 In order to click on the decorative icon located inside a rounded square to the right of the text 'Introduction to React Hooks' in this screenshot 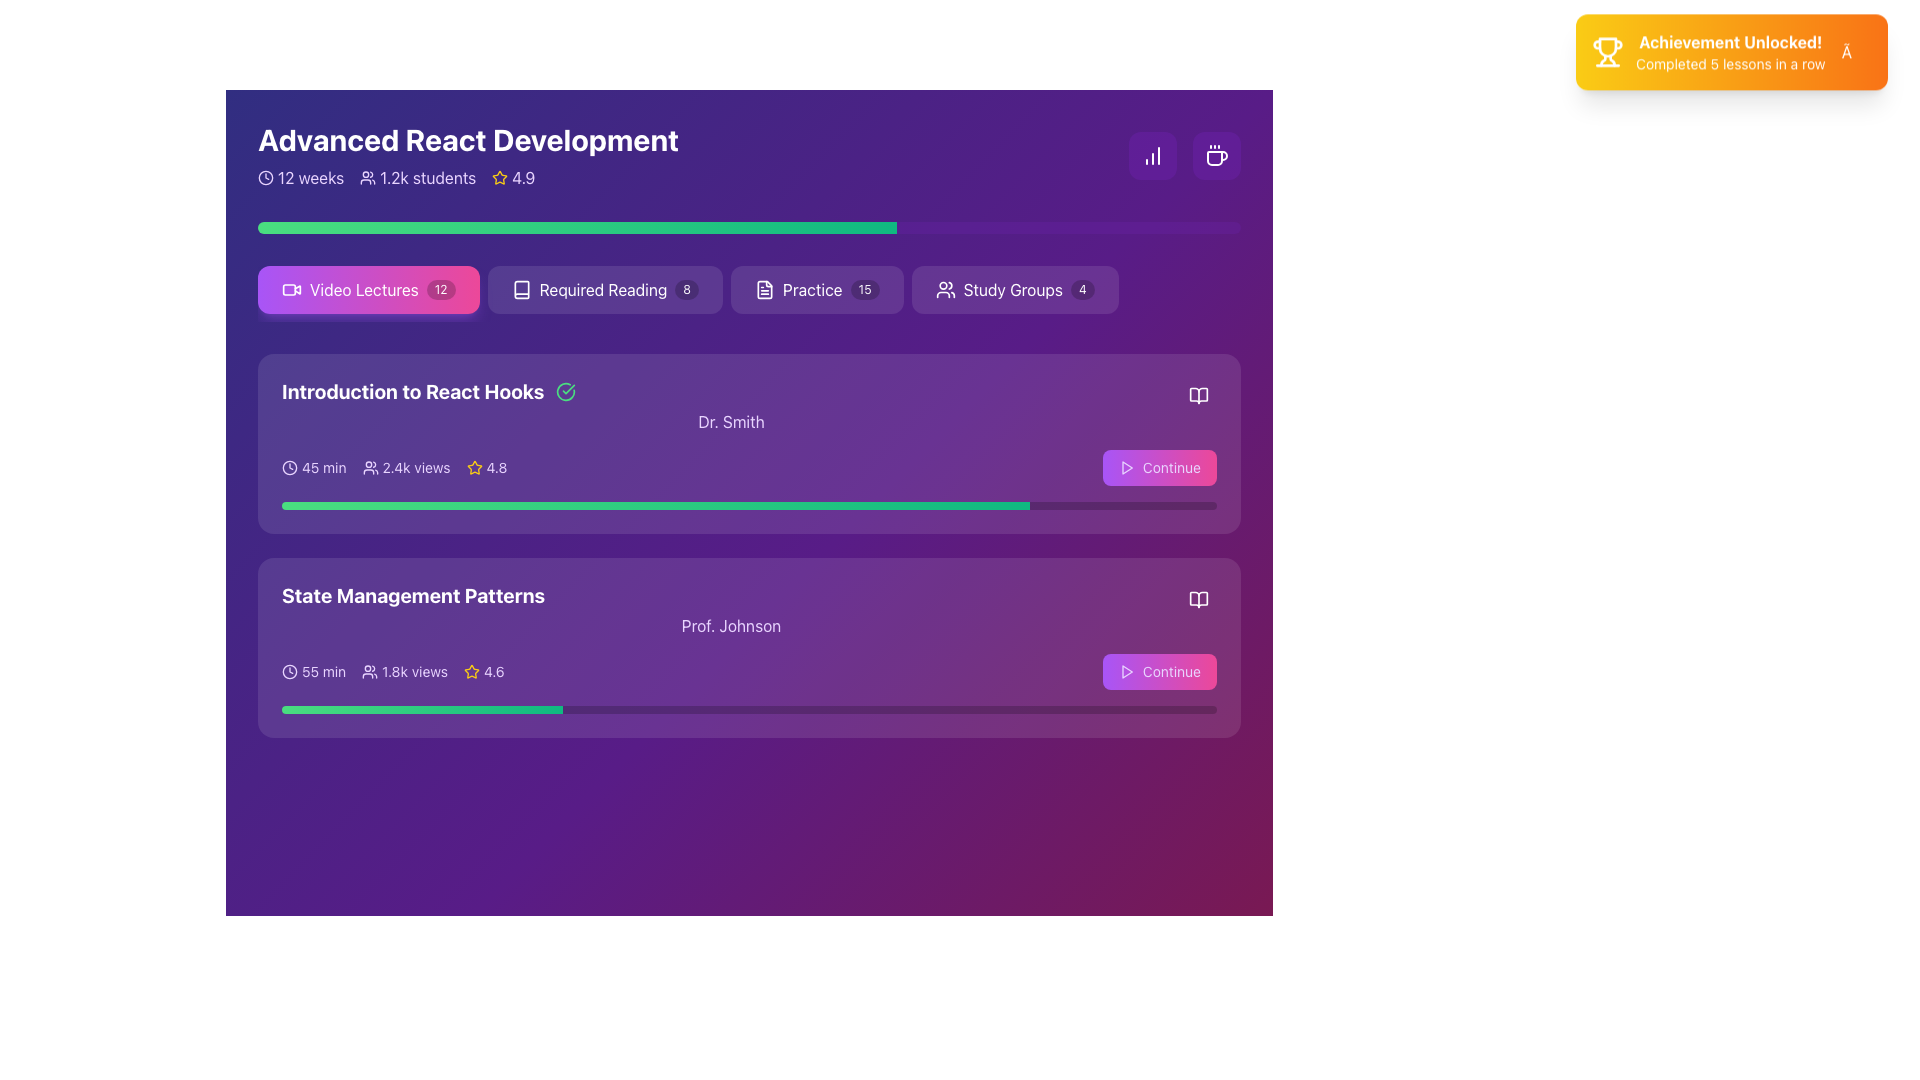, I will do `click(565, 392)`.